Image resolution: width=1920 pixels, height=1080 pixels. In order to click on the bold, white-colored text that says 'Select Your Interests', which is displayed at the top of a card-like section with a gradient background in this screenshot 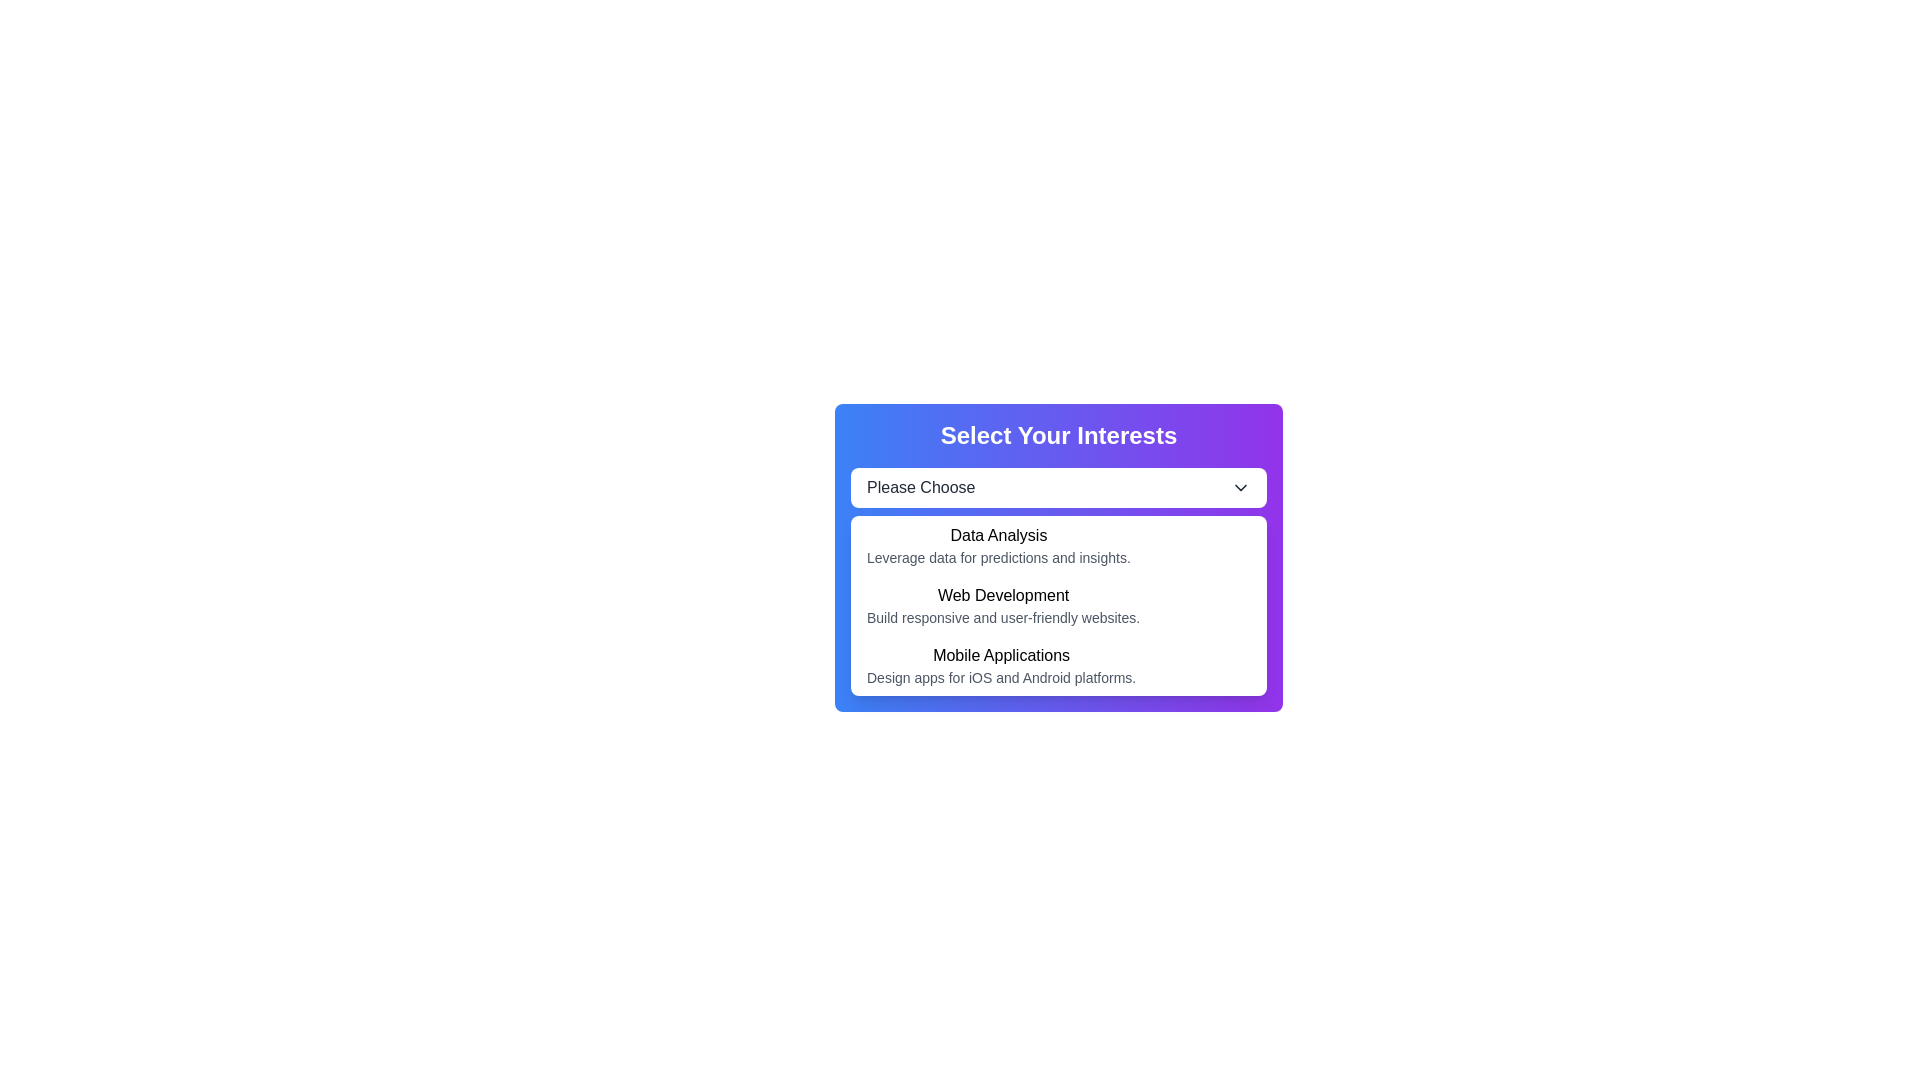, I will do `click(1058, 434)`.